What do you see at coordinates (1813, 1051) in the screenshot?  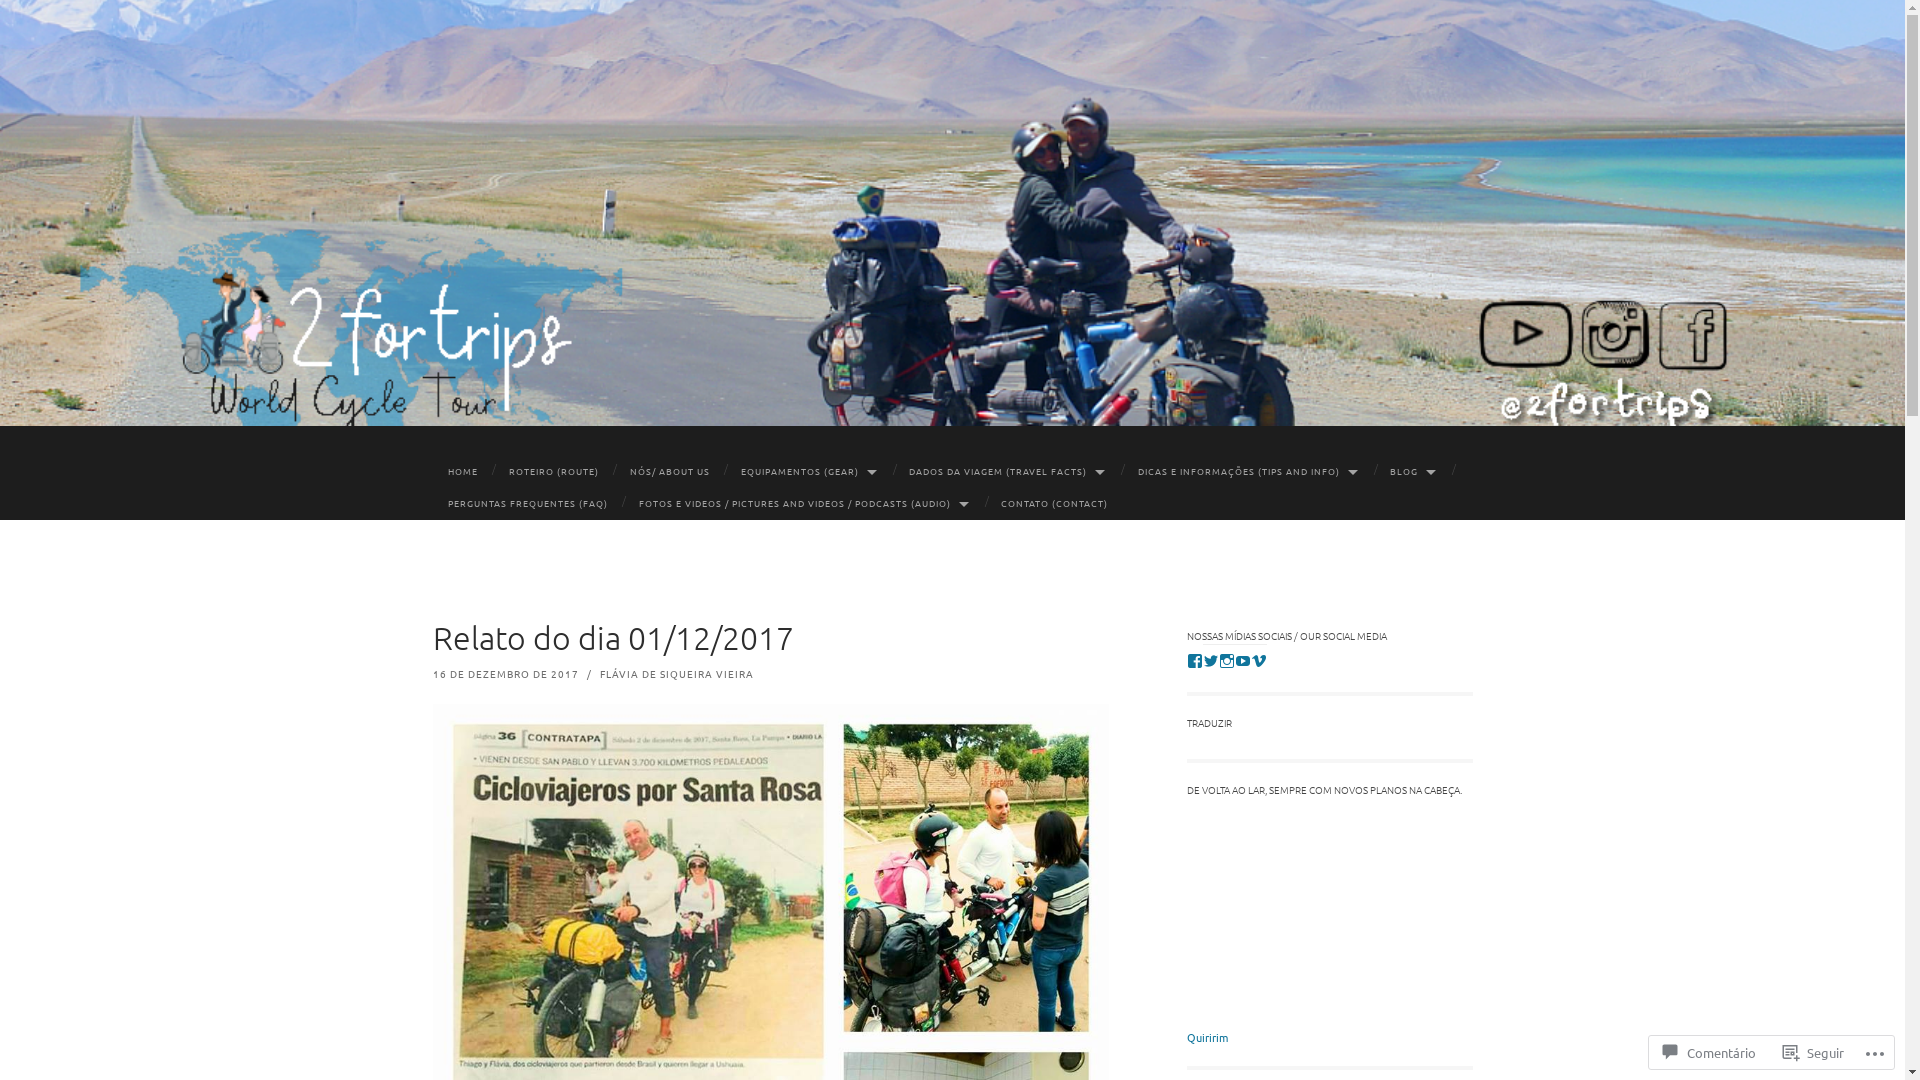 I see `'Seguir'` at bounding box center [1813, 1051].